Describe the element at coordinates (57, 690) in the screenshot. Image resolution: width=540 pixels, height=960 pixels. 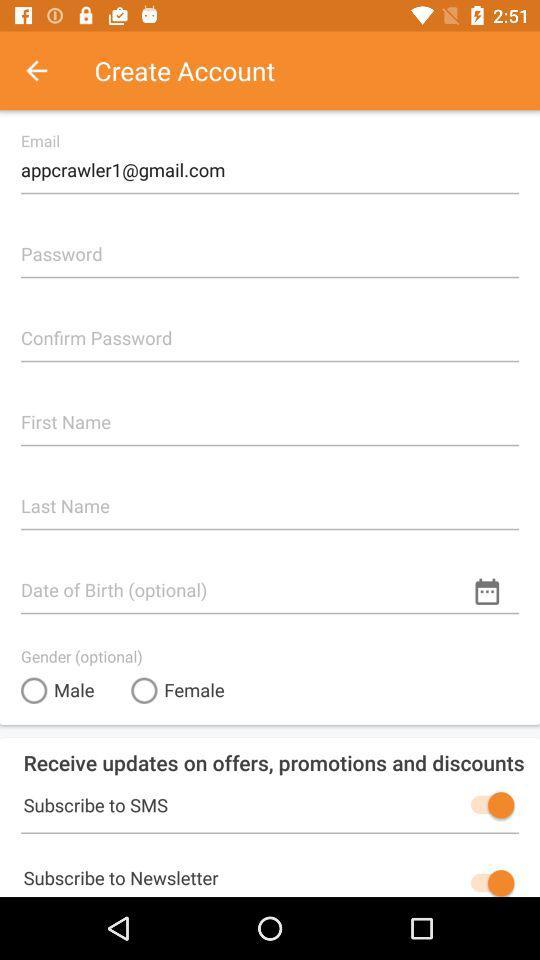
I see `the item next to female` at that location.